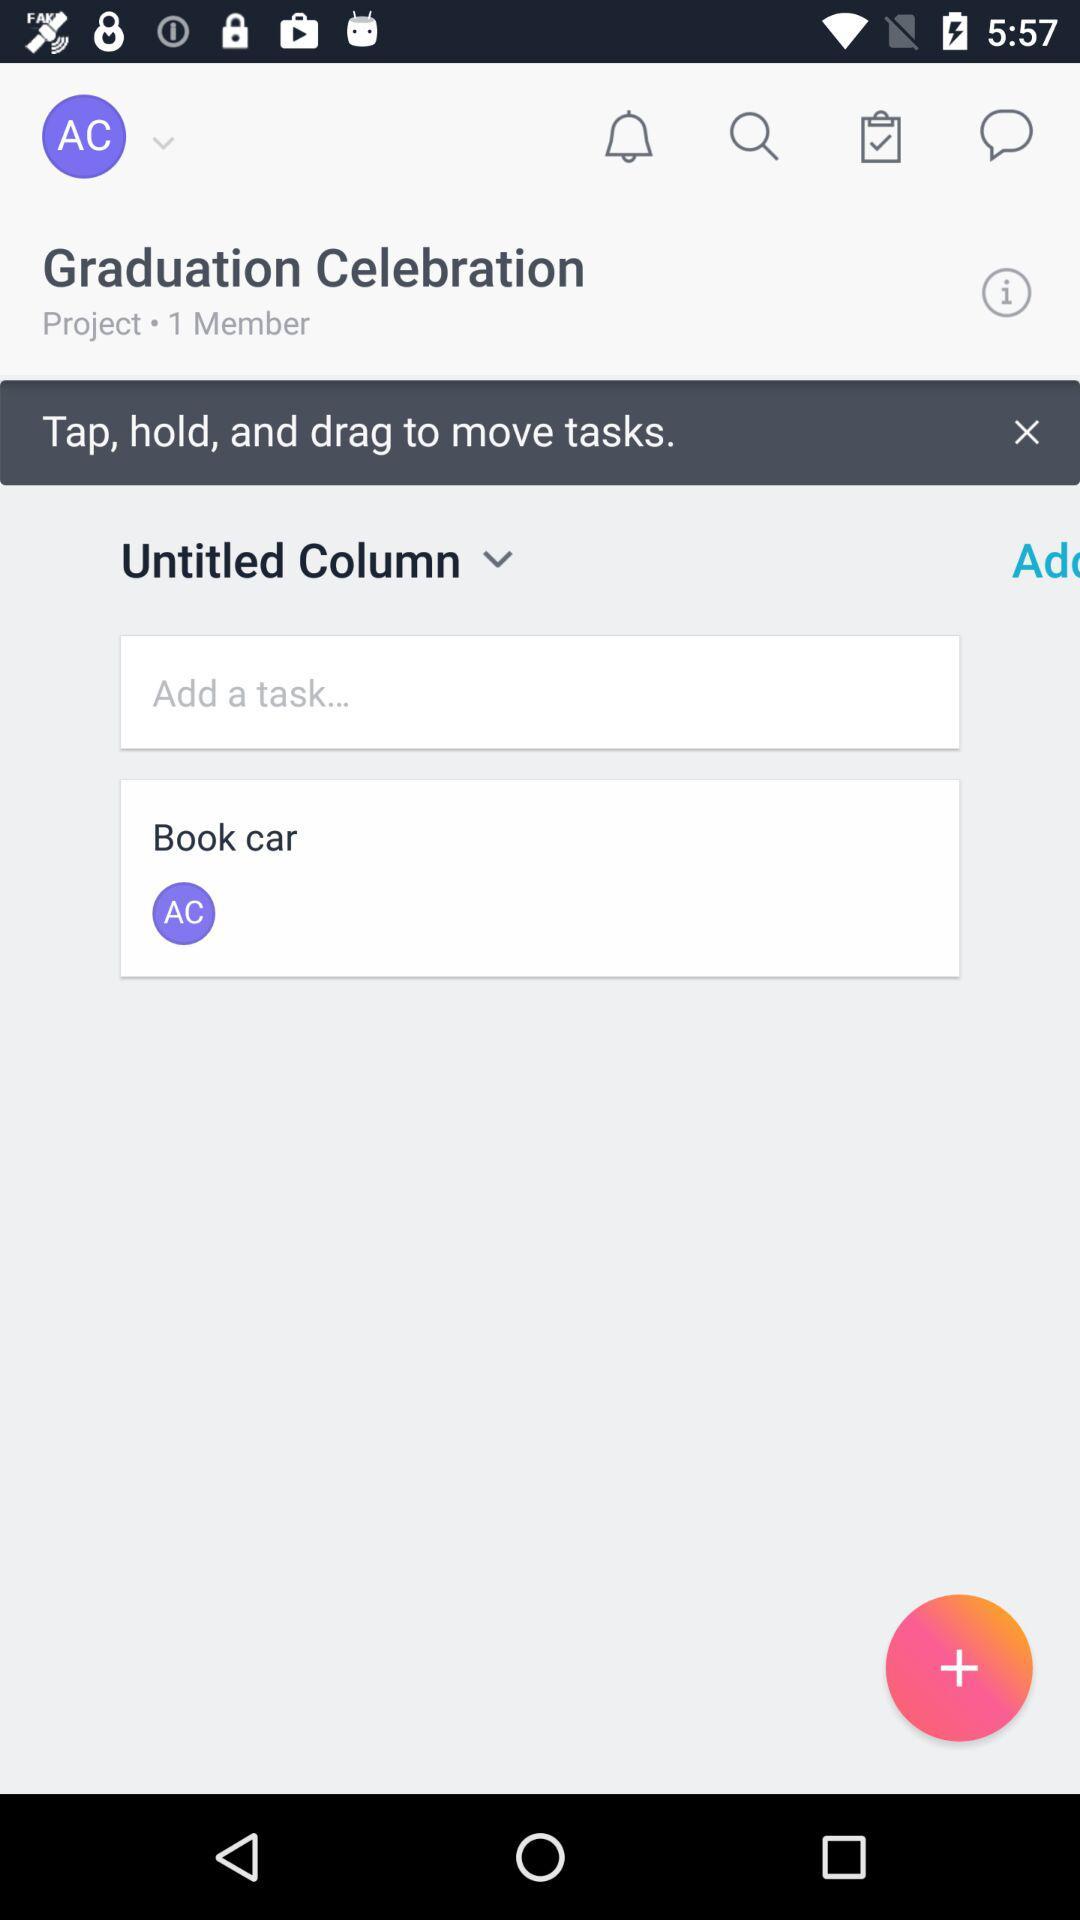  I want to click on icon to the right of the tap hold and, so click(1032, 559).